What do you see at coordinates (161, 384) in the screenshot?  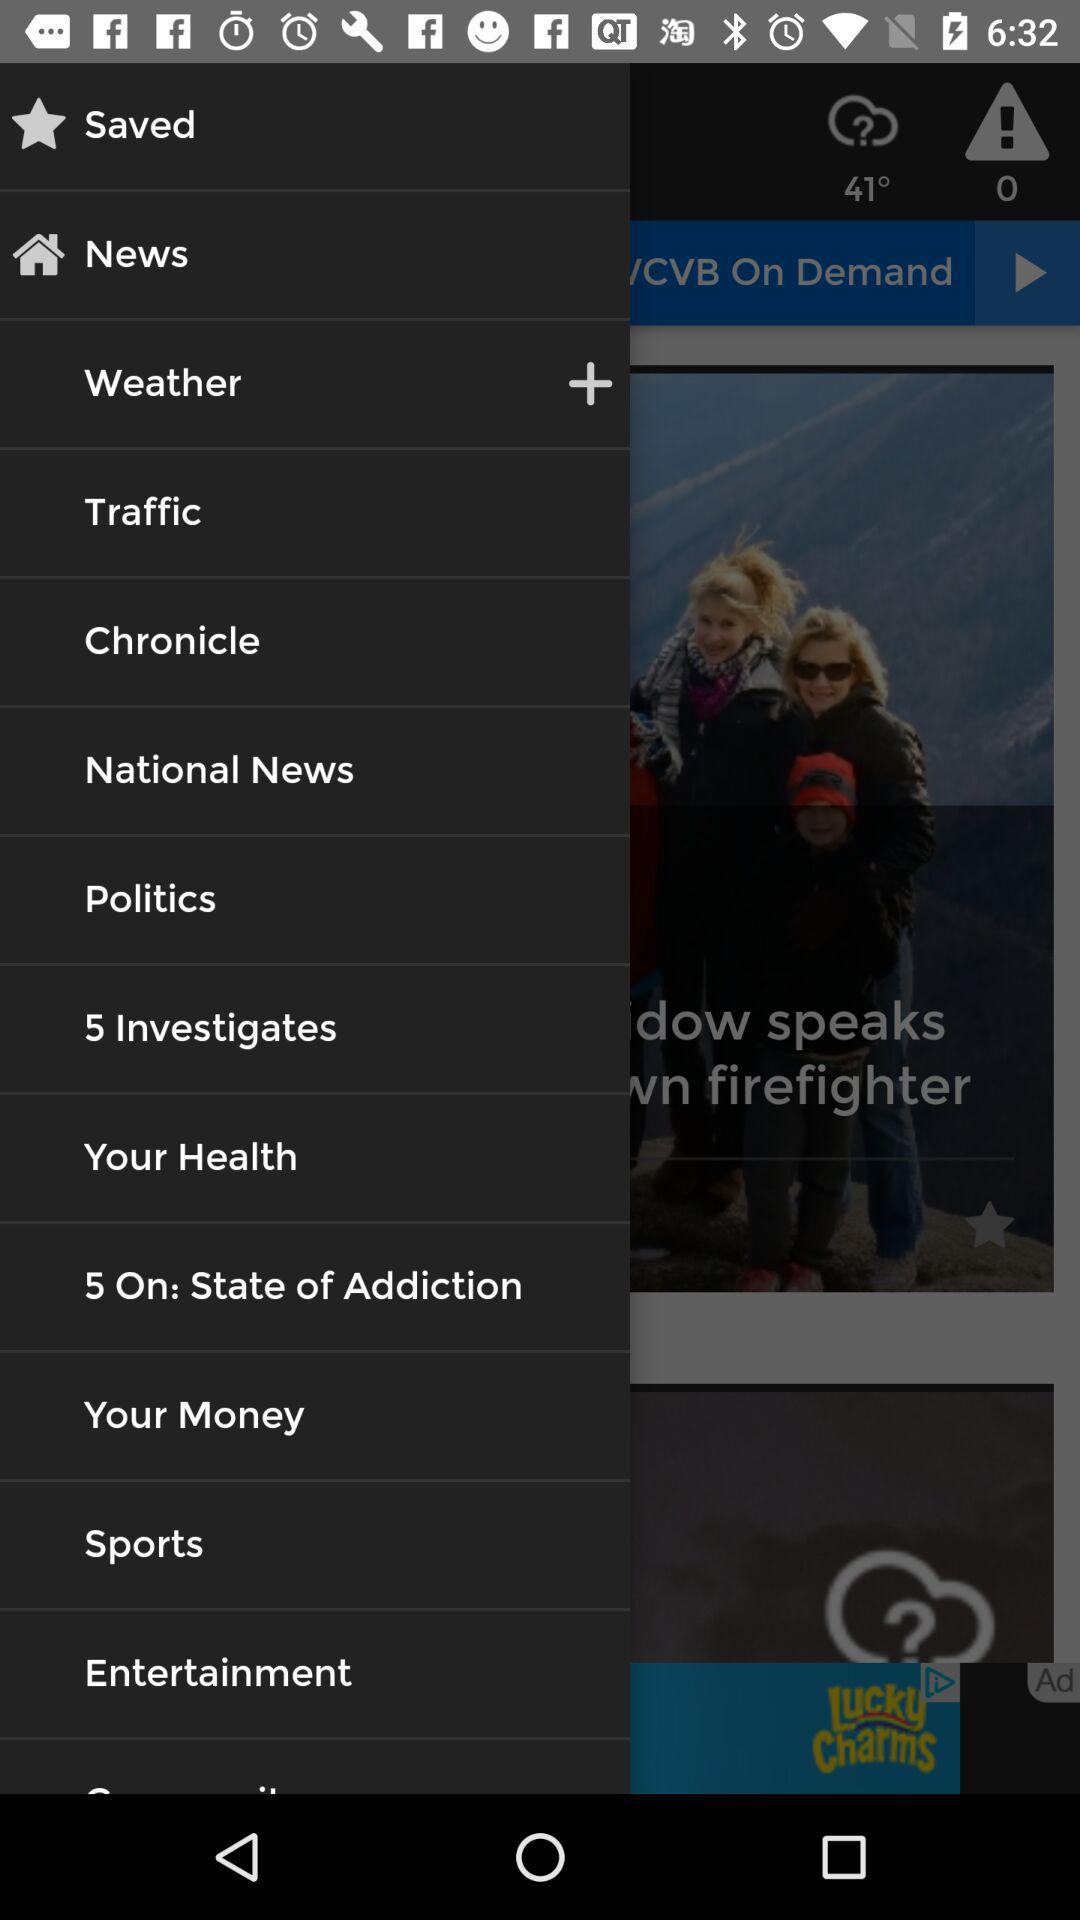 I see `the weather button on the web page` at bounding box center [161, 384].